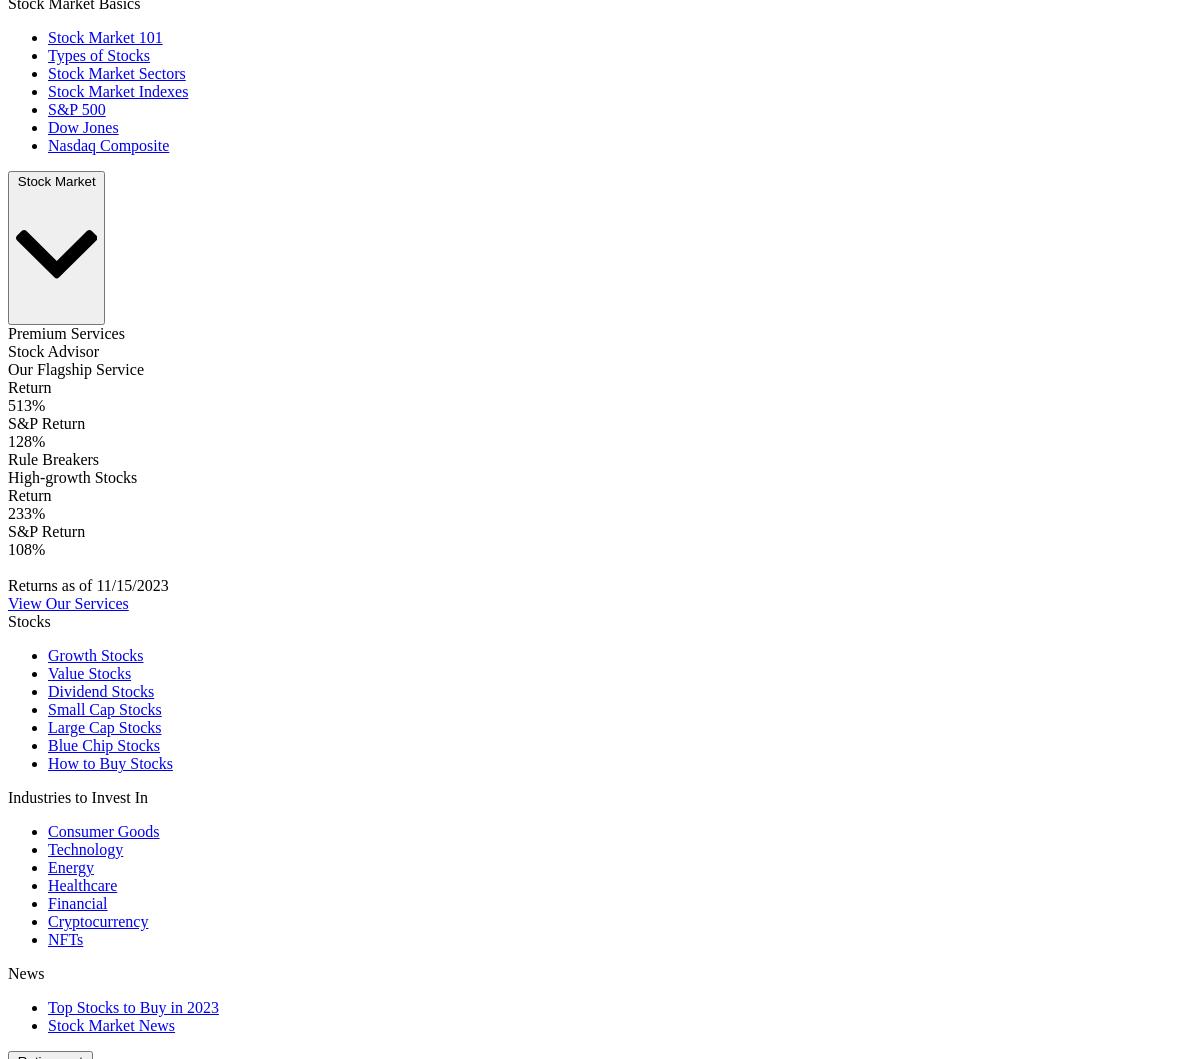  Describe the element at coordinates (104, 727) in the screenshot. I see `'Large Cap Stocks'` at that location.